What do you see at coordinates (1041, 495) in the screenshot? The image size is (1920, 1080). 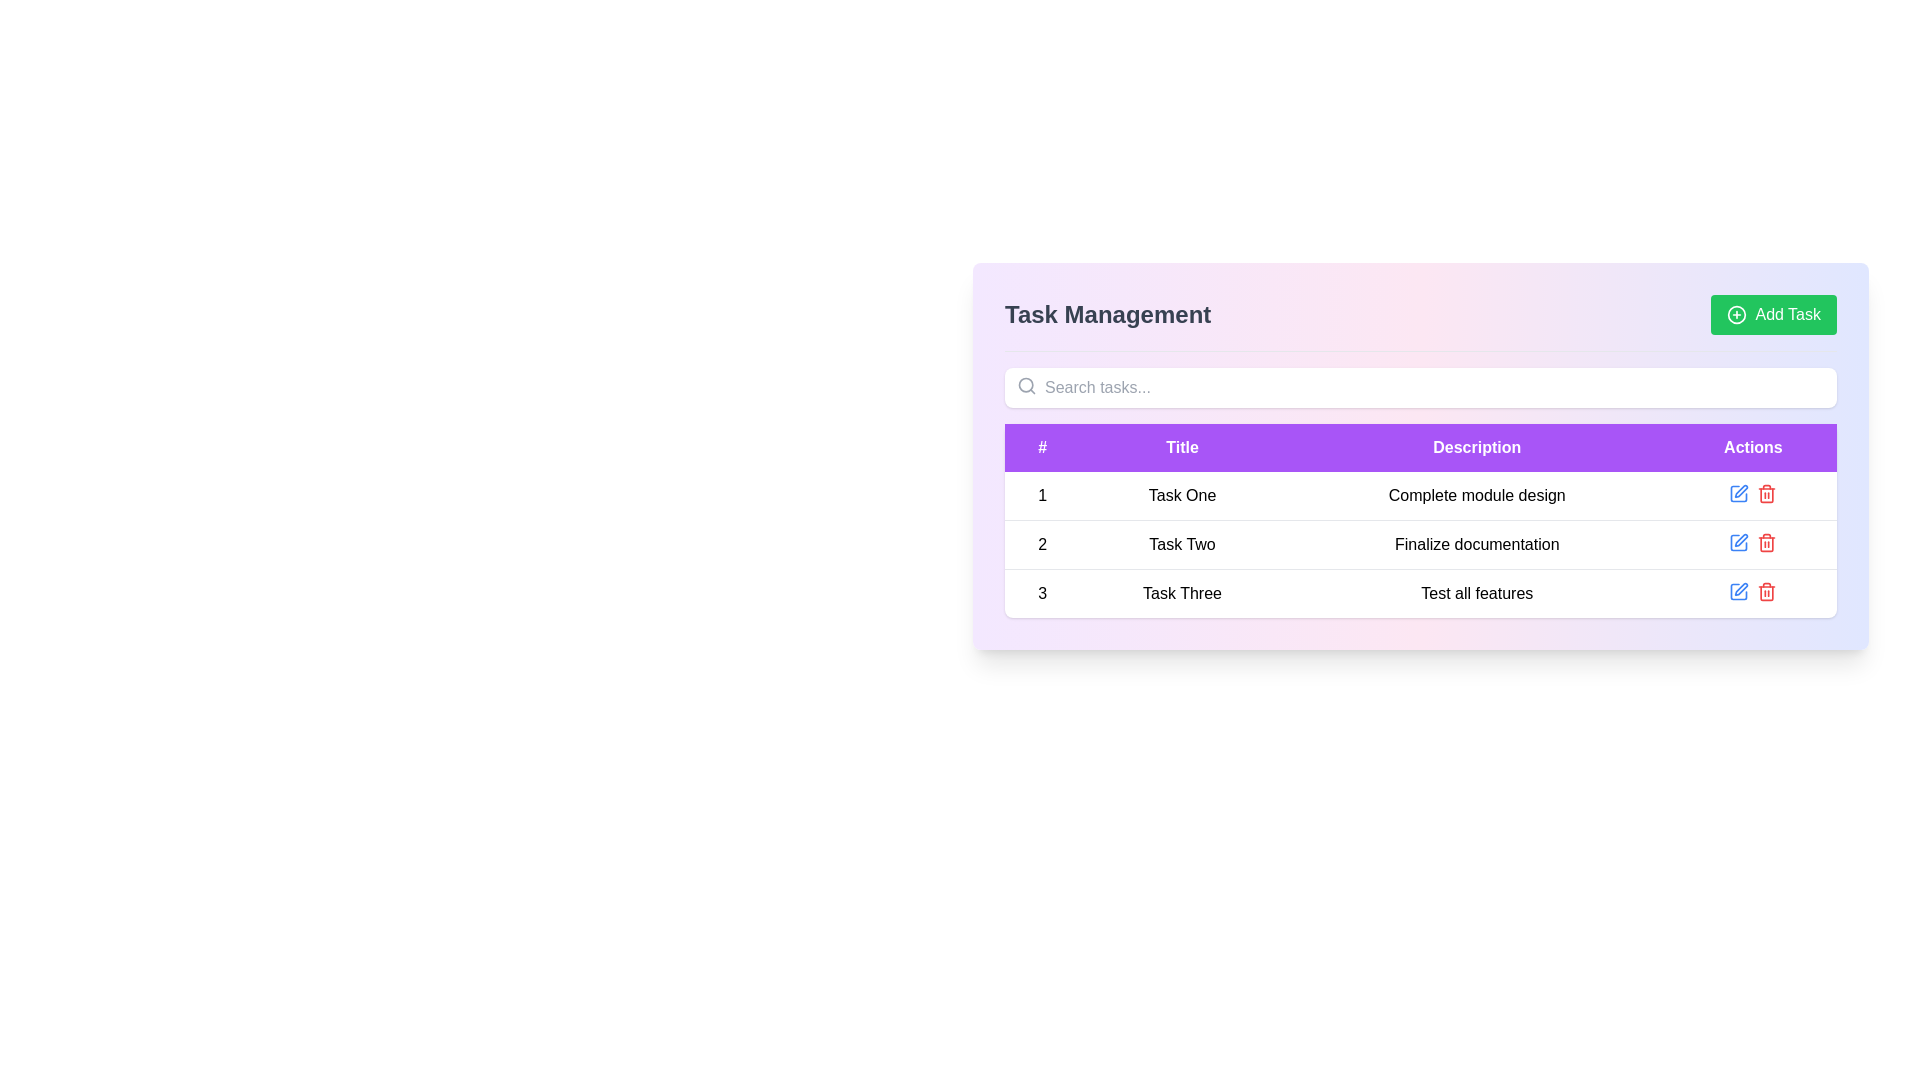 I see `the numeric label displaying the number '1' in the task table under the '#' column for 'Task One'` at bounding box center [1041, 495].